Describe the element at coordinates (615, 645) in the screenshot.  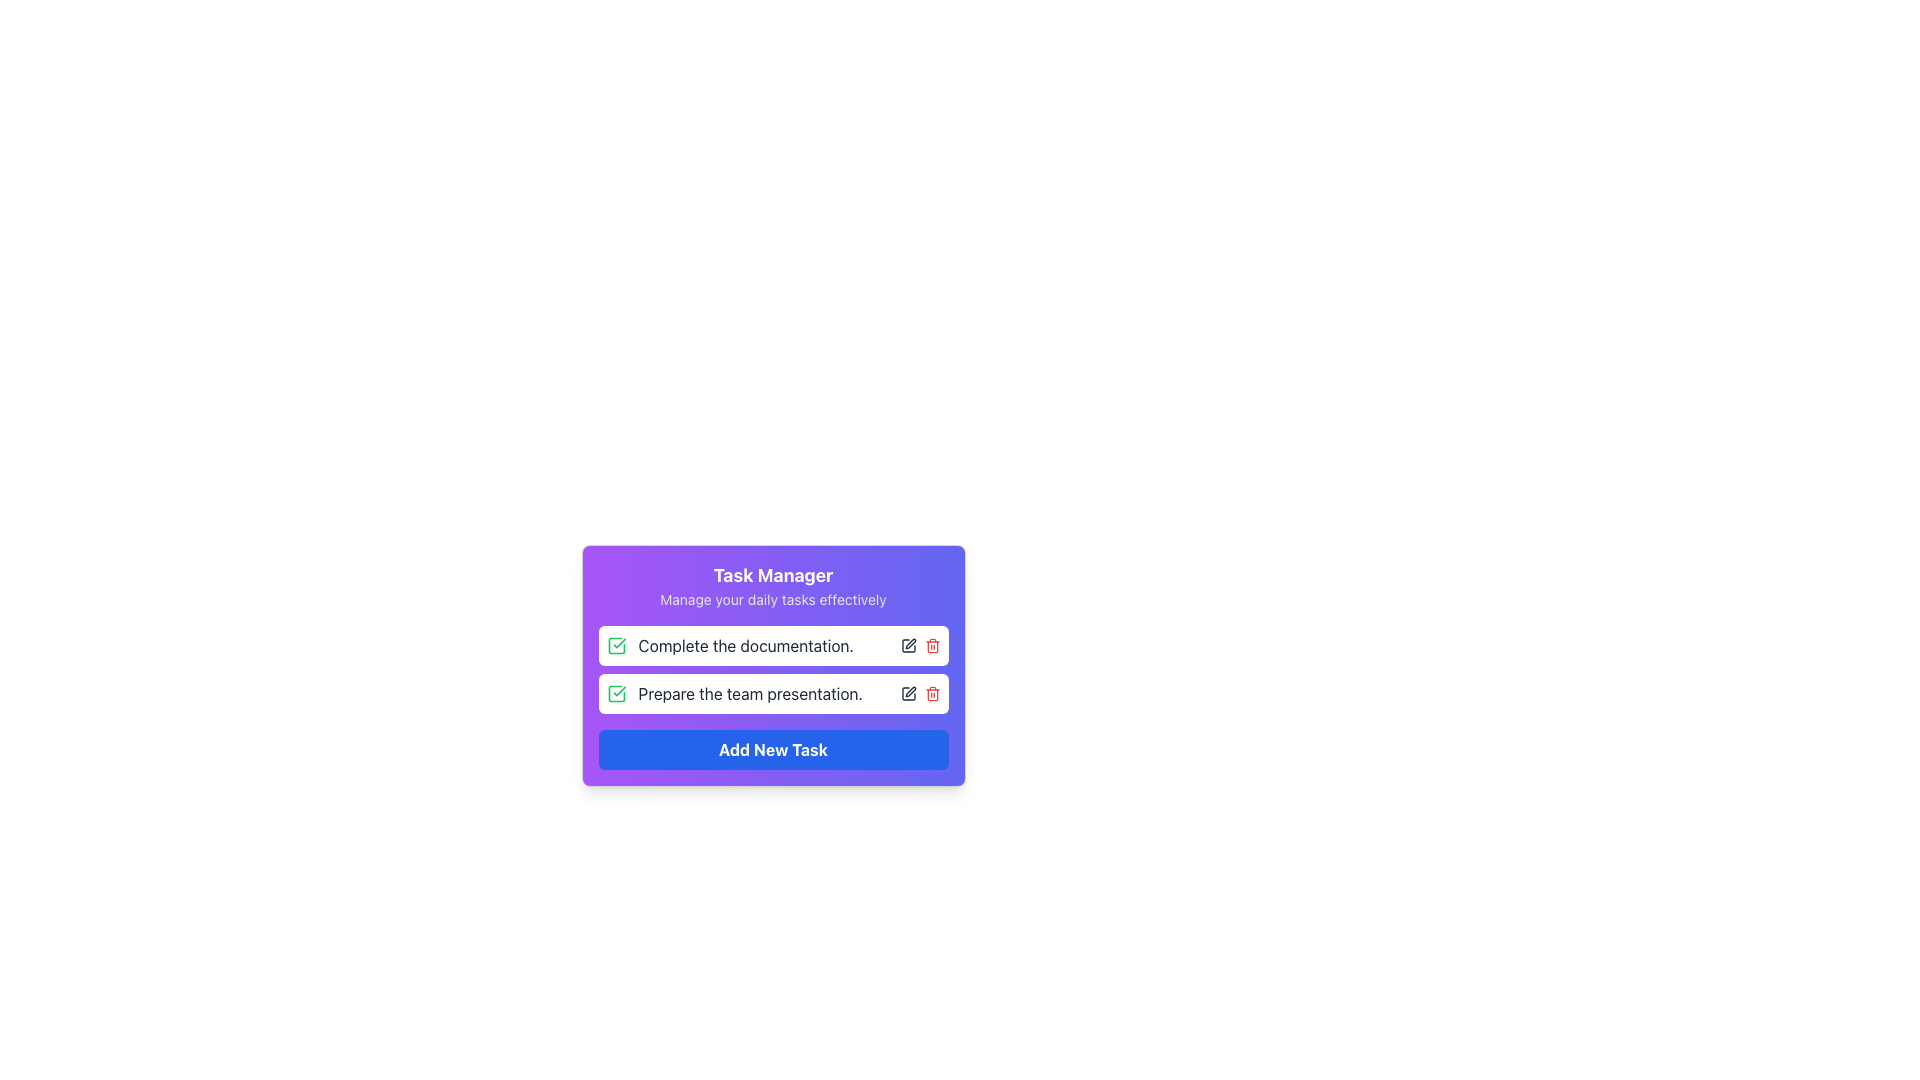
I see `the square-shaped checkbox with a green outline and a checkmark icon inside it, located to the left of the text 'Complete the documentation.' in the Task Manager section` at that location.